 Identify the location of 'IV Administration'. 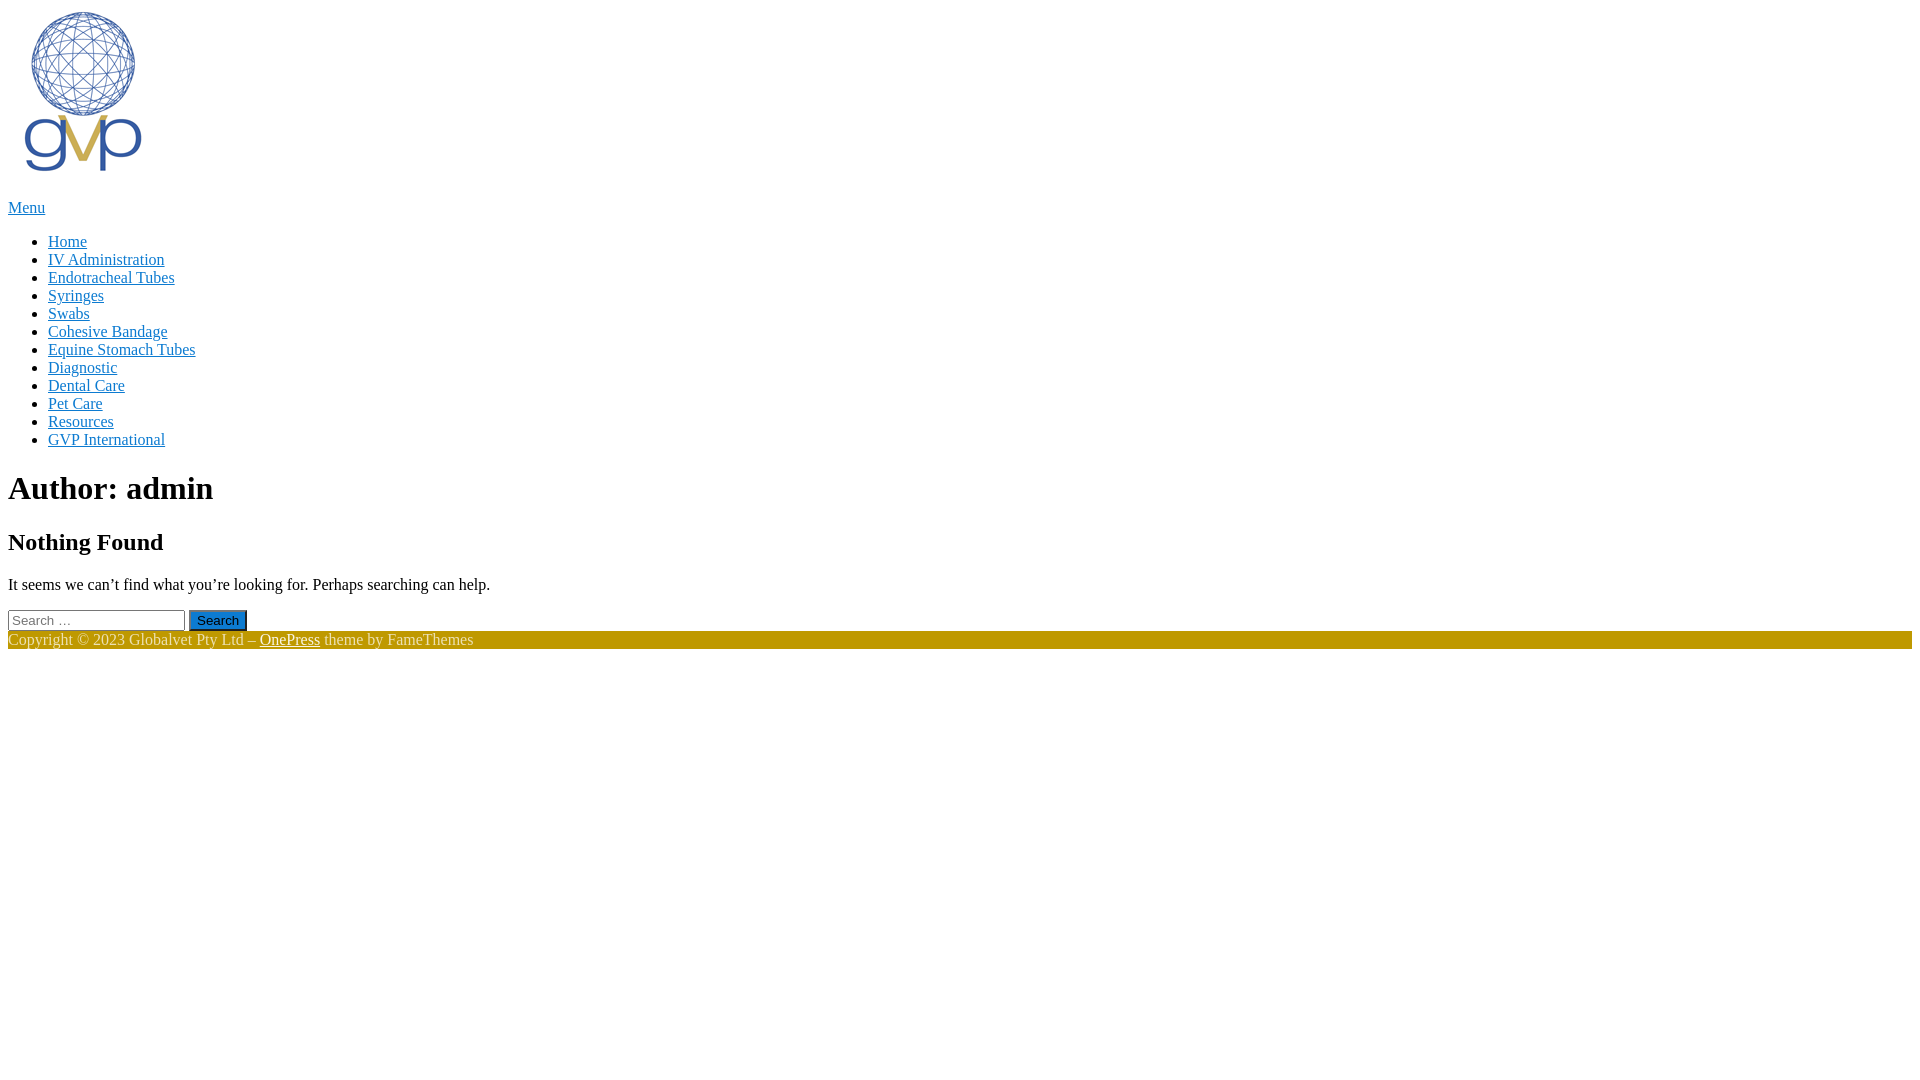
(105, 258).